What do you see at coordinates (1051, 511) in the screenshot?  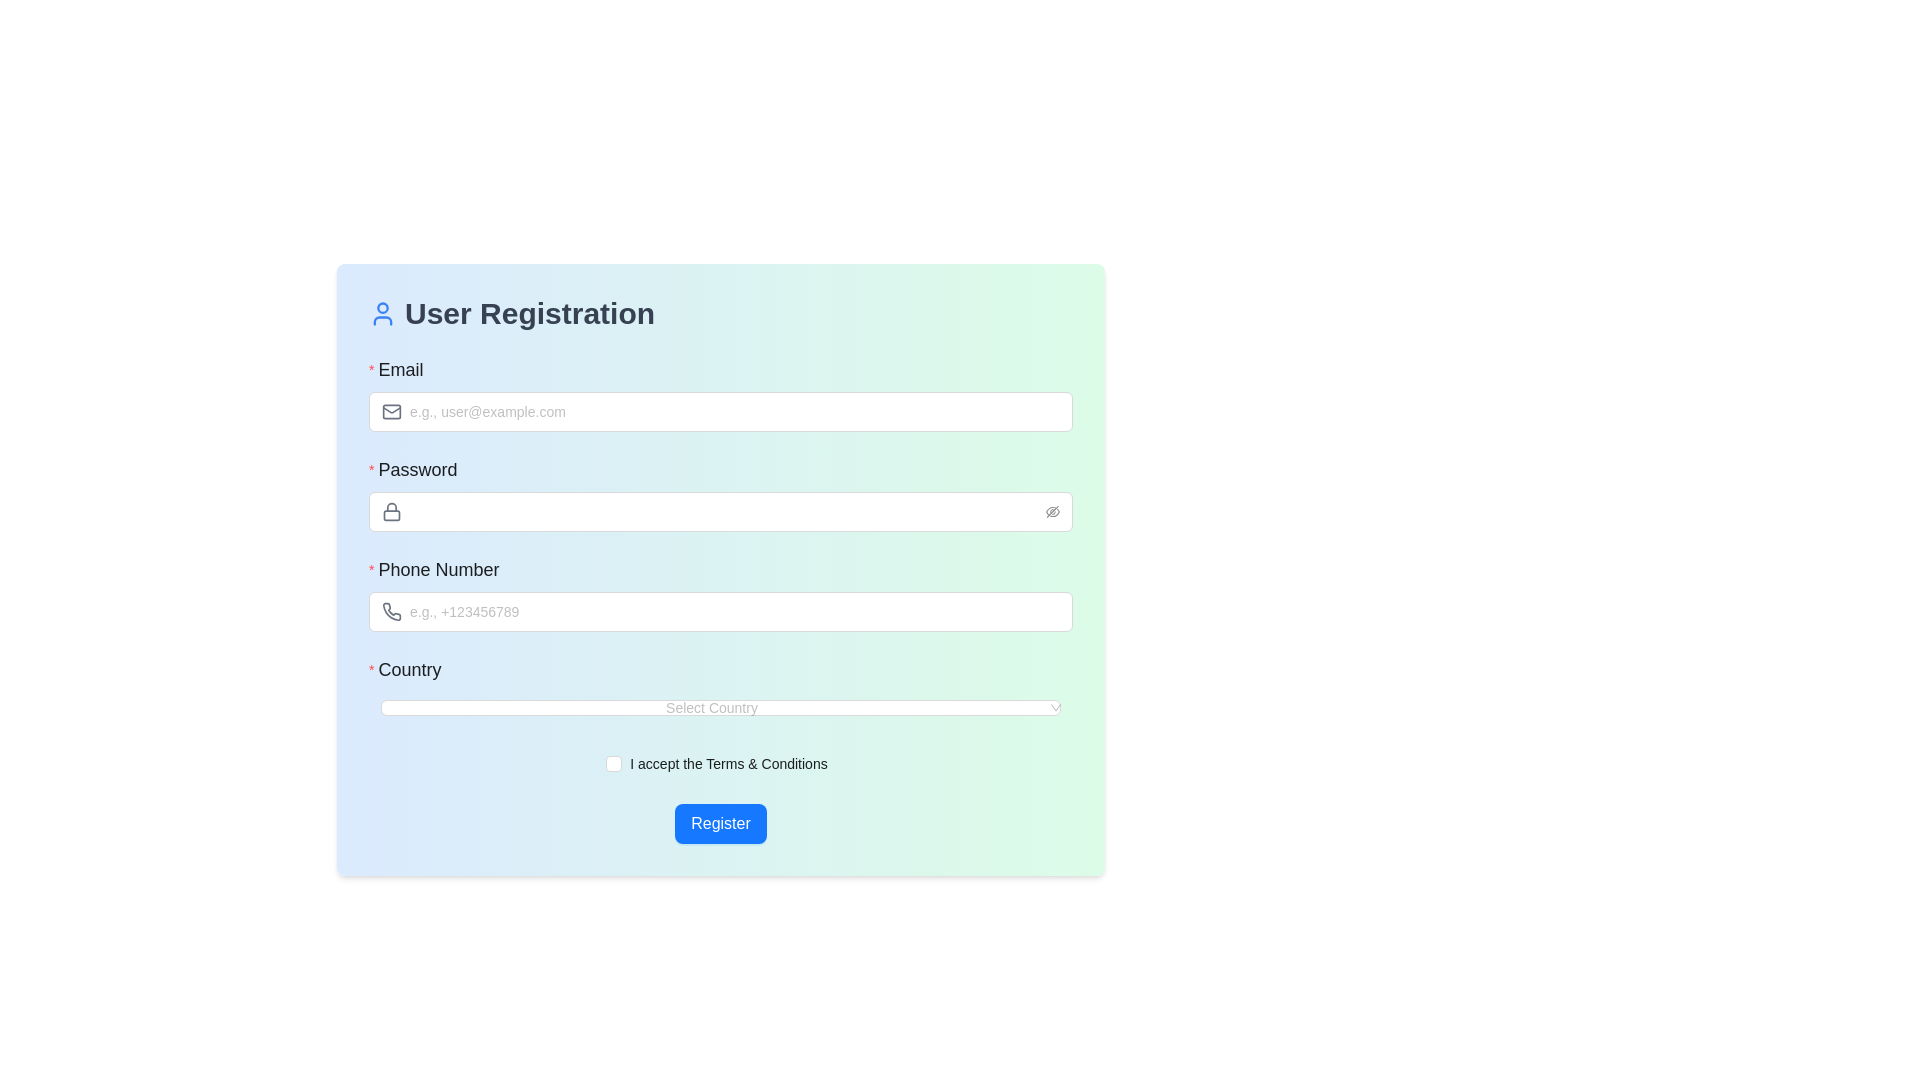 I see `the eye-invisible icon within the password input field` at bounding box center [1051, 511].